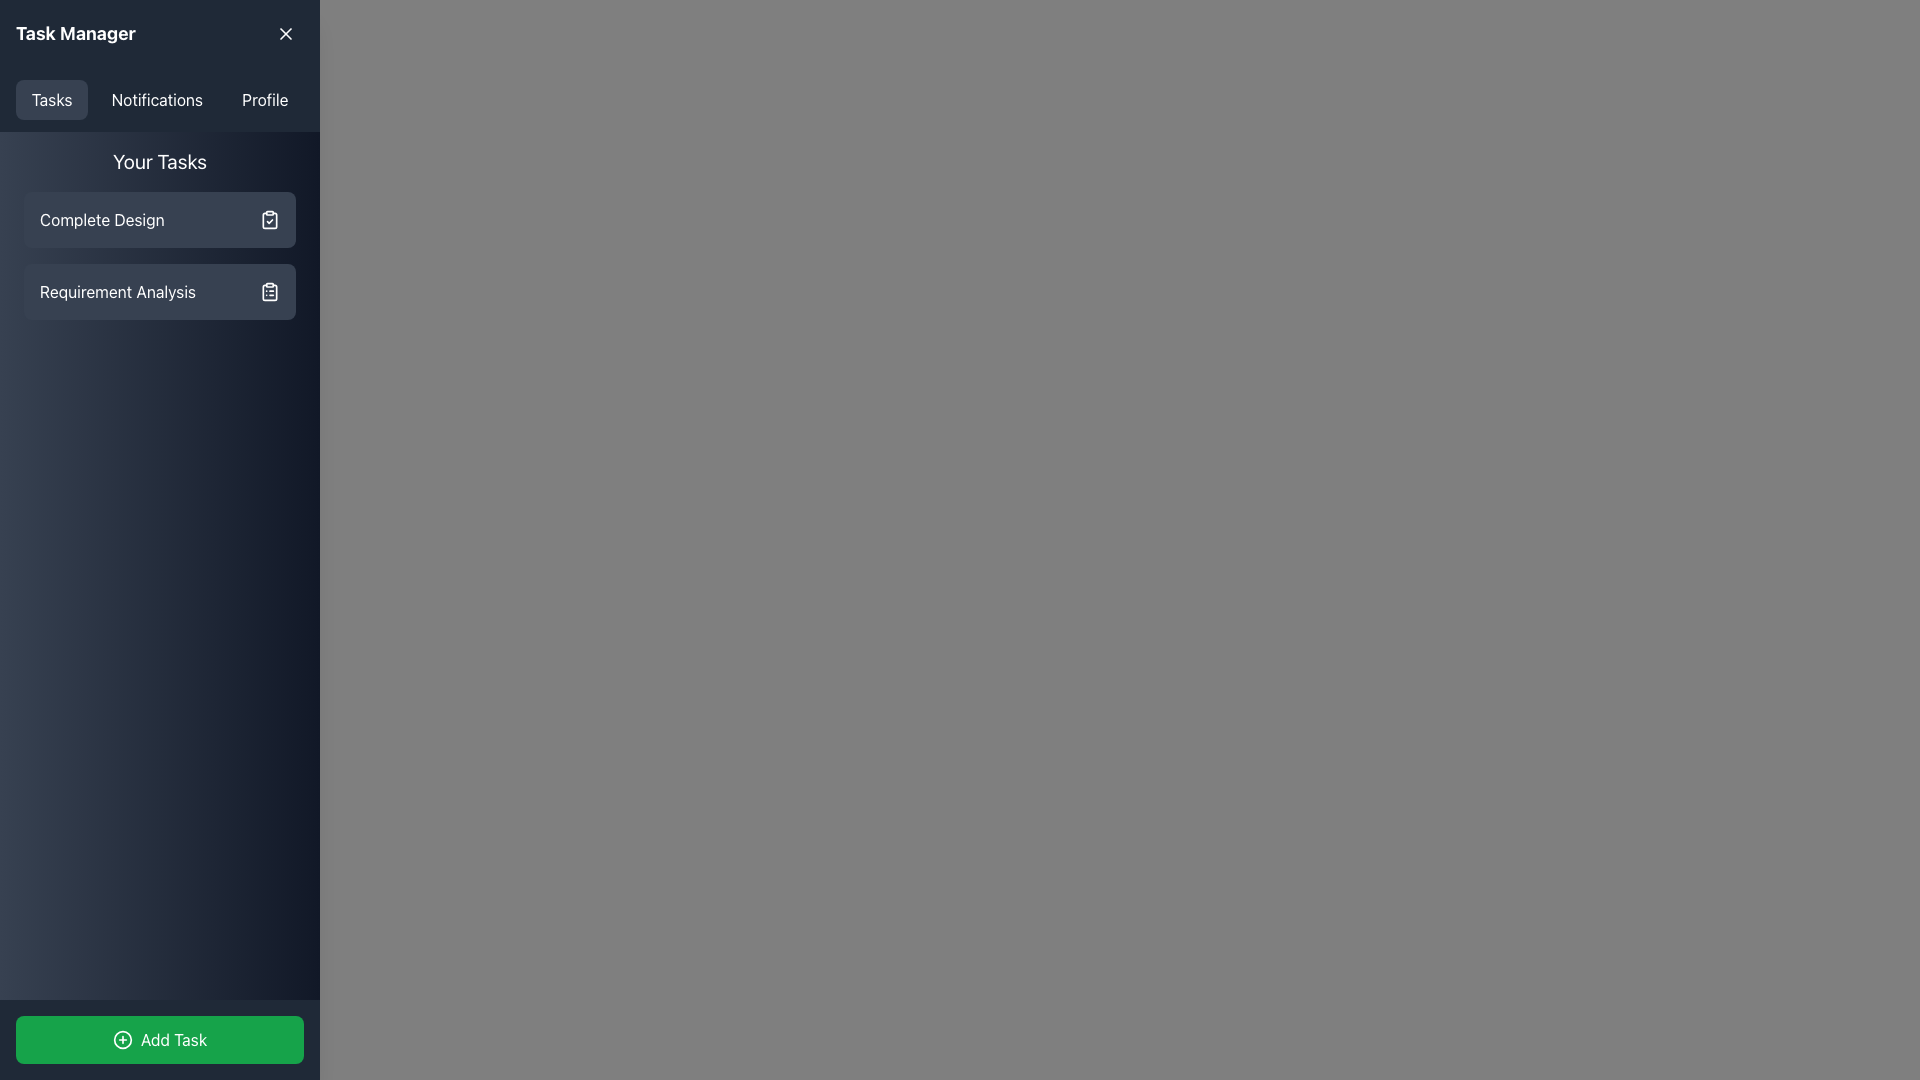 Image resolution: width=1920 pixels, height=1080 pixels. Describe the element at coordinates (158, 1039) in the screenshot. I see `the 'Add Task' button, which is a vibrant green rectangular button with a white '+' icon and the text 'Add Task' in white, located at the bottom-left corner of the interface` at that location.